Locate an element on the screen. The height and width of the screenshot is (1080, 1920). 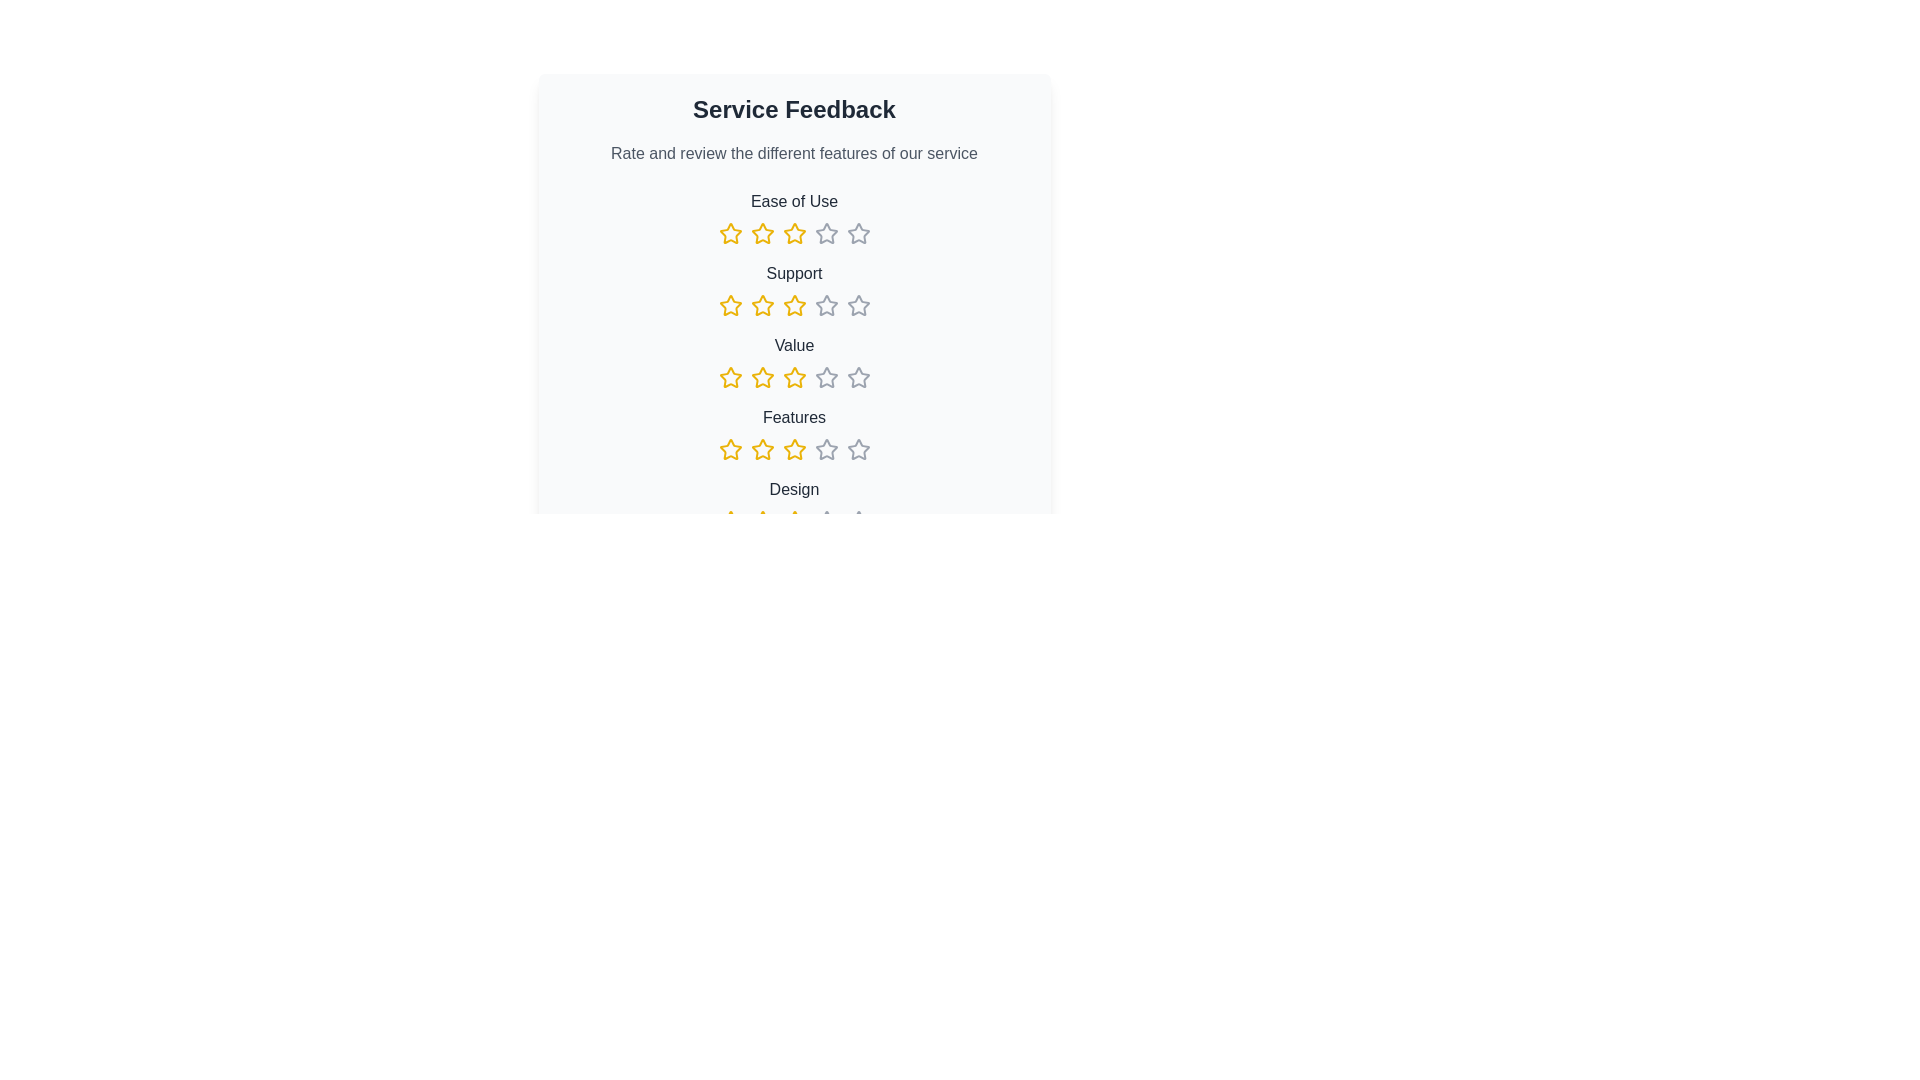
the fourth star in the second row of the star rating system labeled 'Support' to assign a rating is located at coordinates (858, 305).